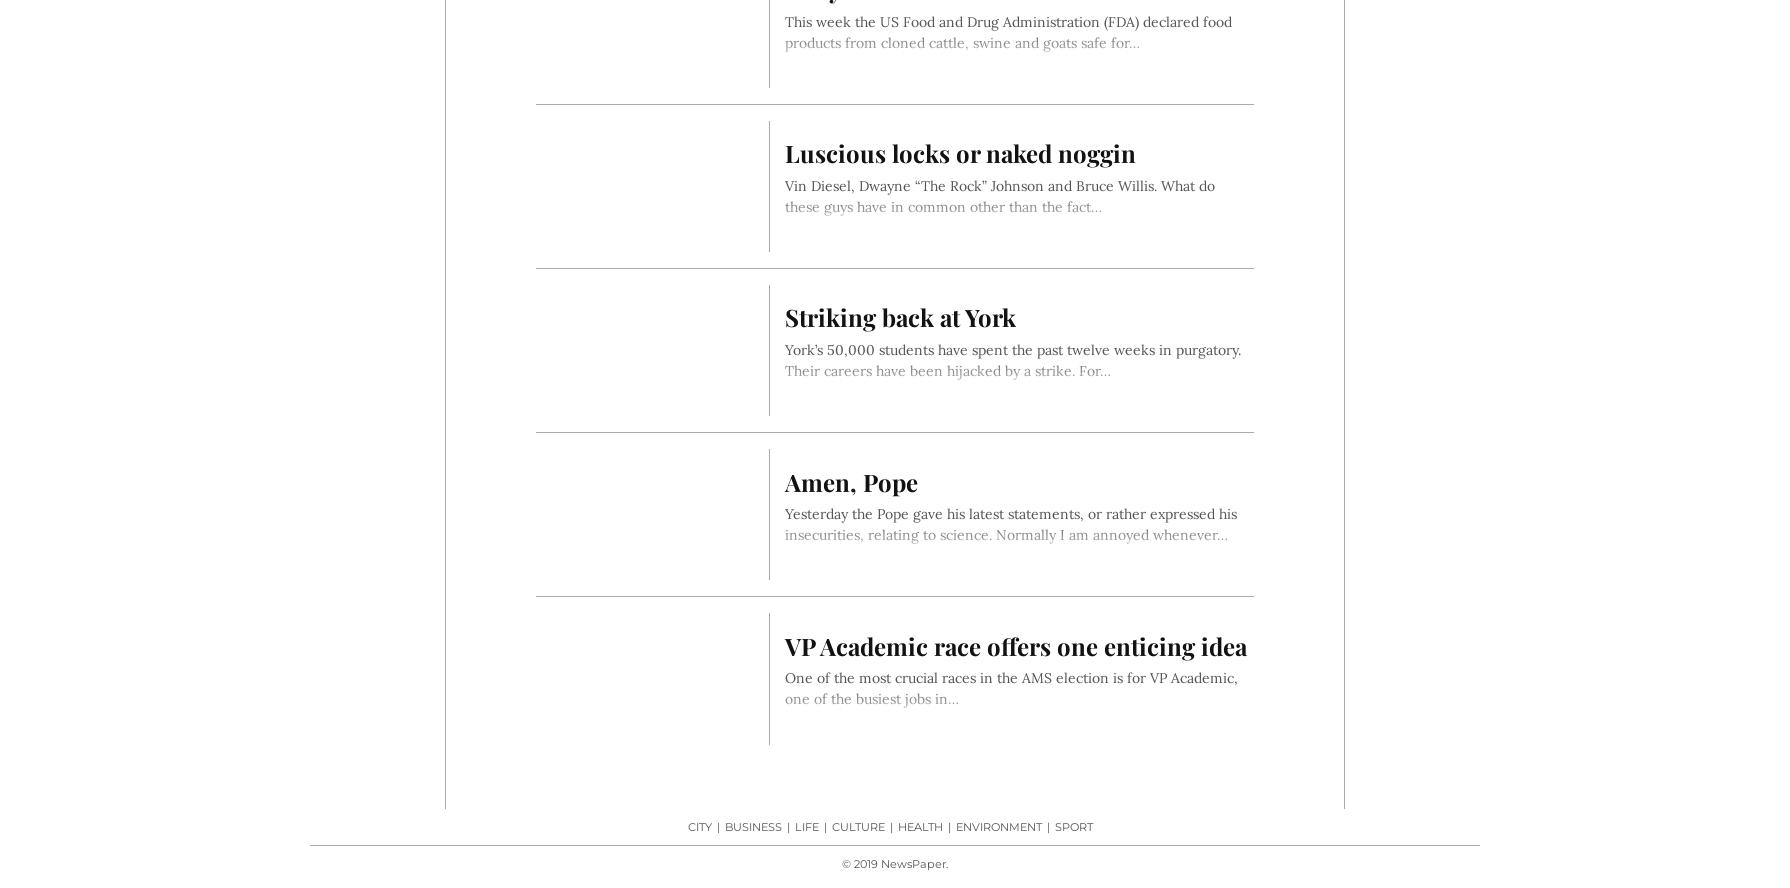 This screenshot has height=888, width=1790. Describe the element at coordinates (697, 826) in the screenshot. I see `'City'` at that location.